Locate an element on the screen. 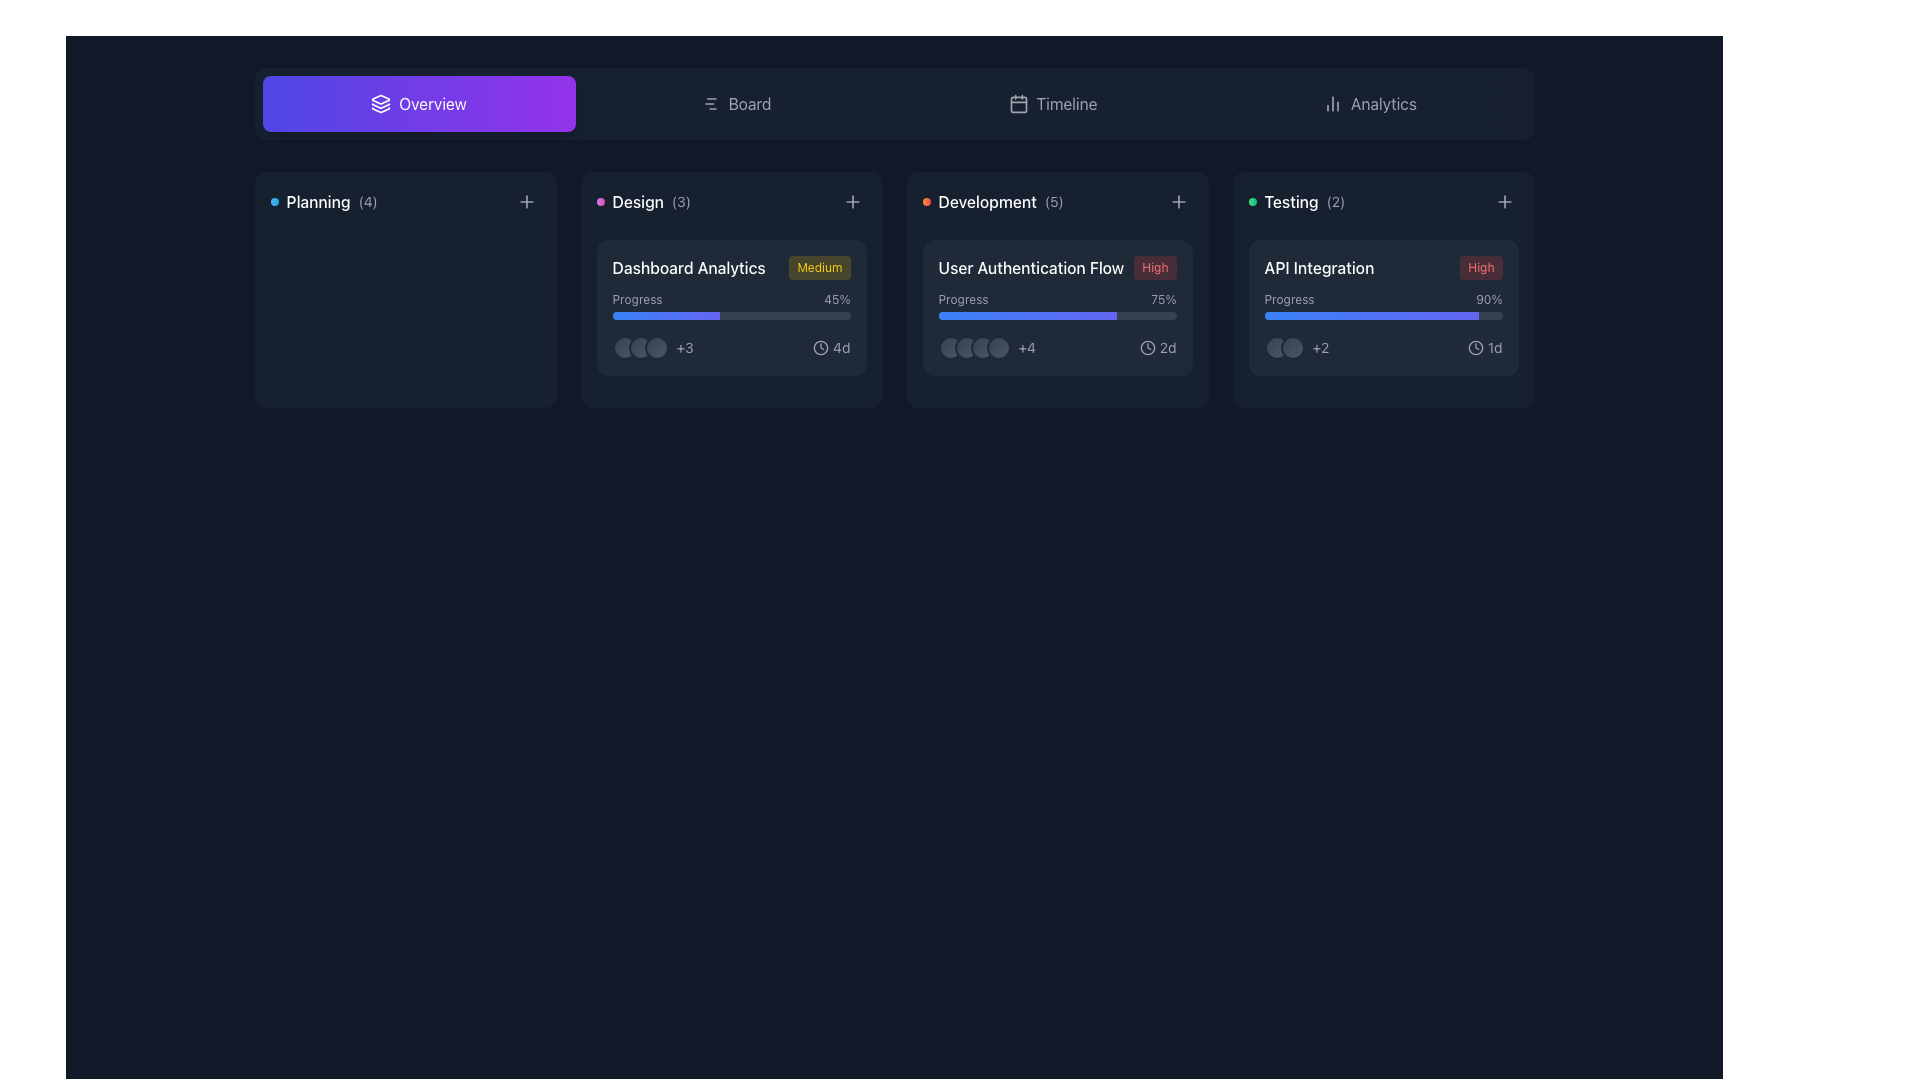 The width and height of the screenshot is (1920, 1080). the time-related indicator icon located in the Testing column under the API Integration item is located at coordinates (1475, 346).